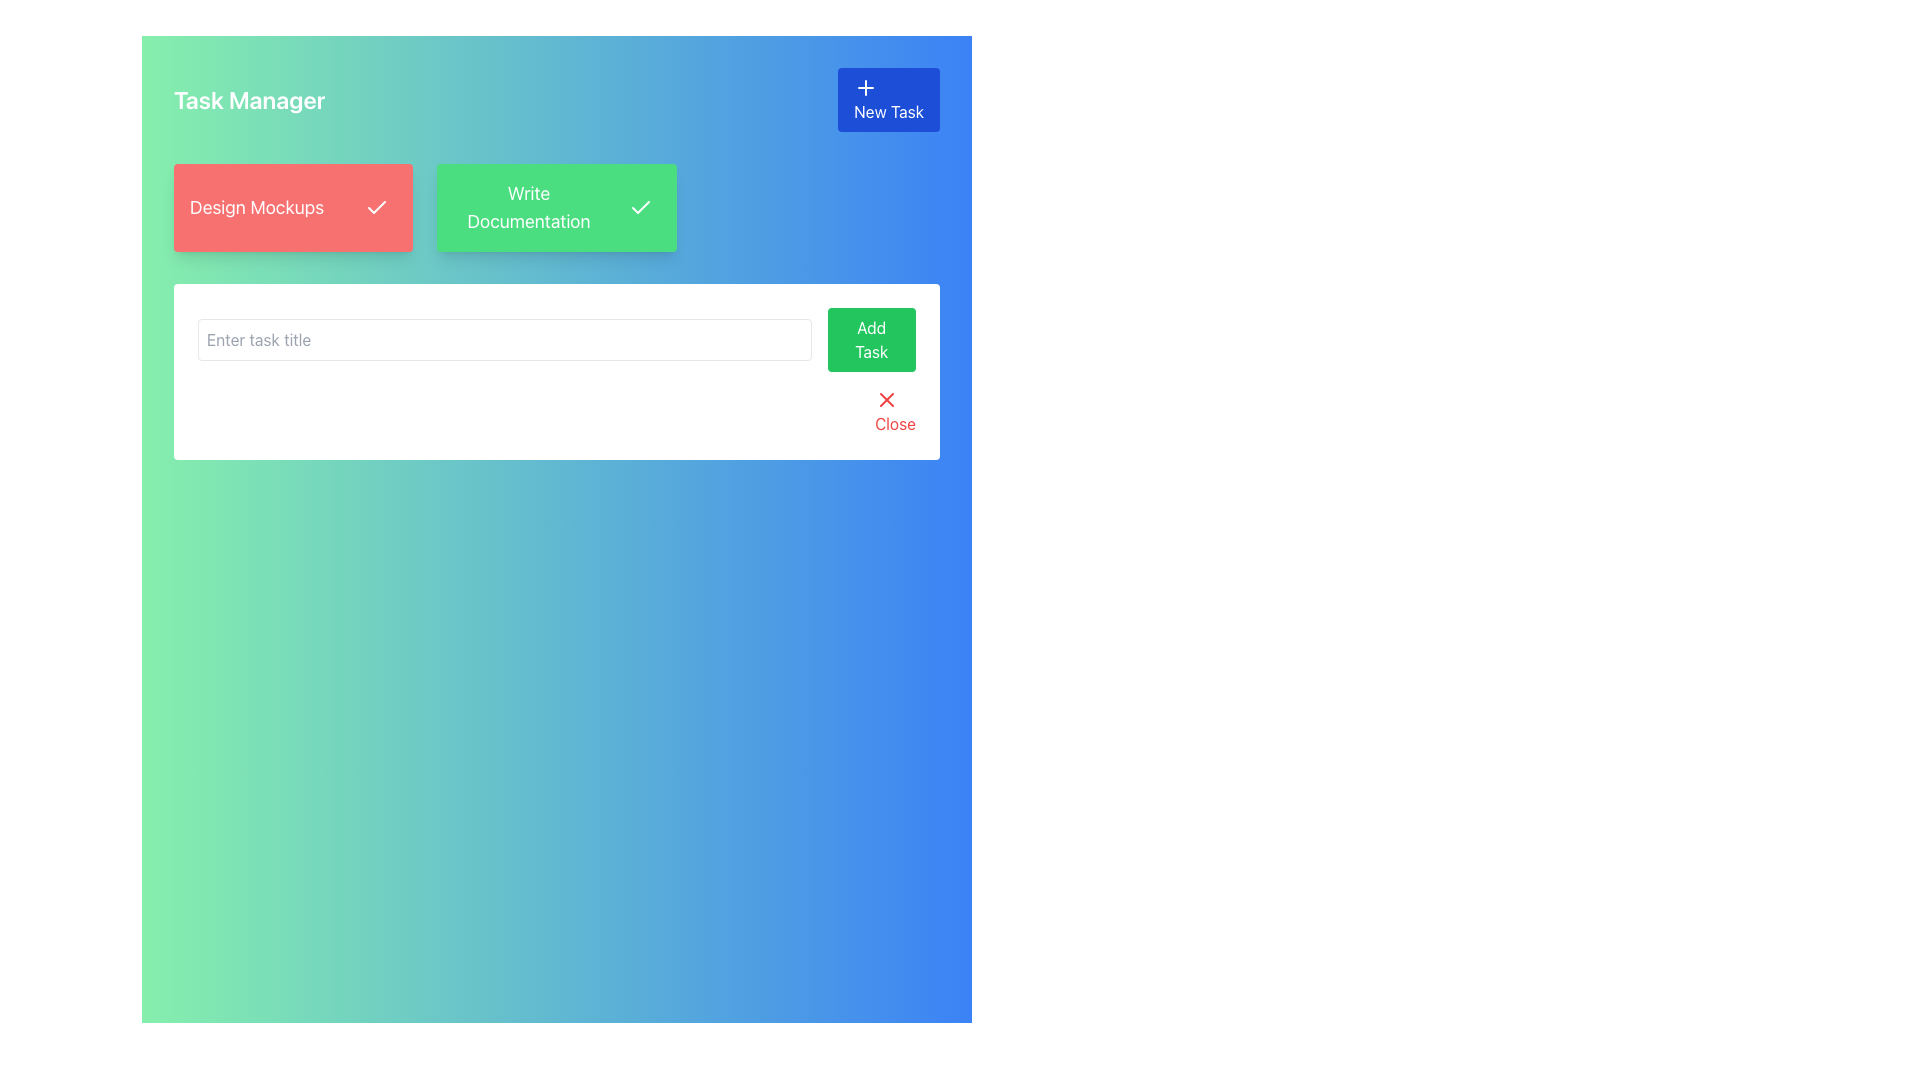  What do you see at coordinates (556, 208) in the screenshot?
I see `the task card labeled 'Write Documentation', which indicates its status as complete with a checkmark on the right. This element is positioned second from the left in a horizontal task list layout` at bounding box center [556, 208].